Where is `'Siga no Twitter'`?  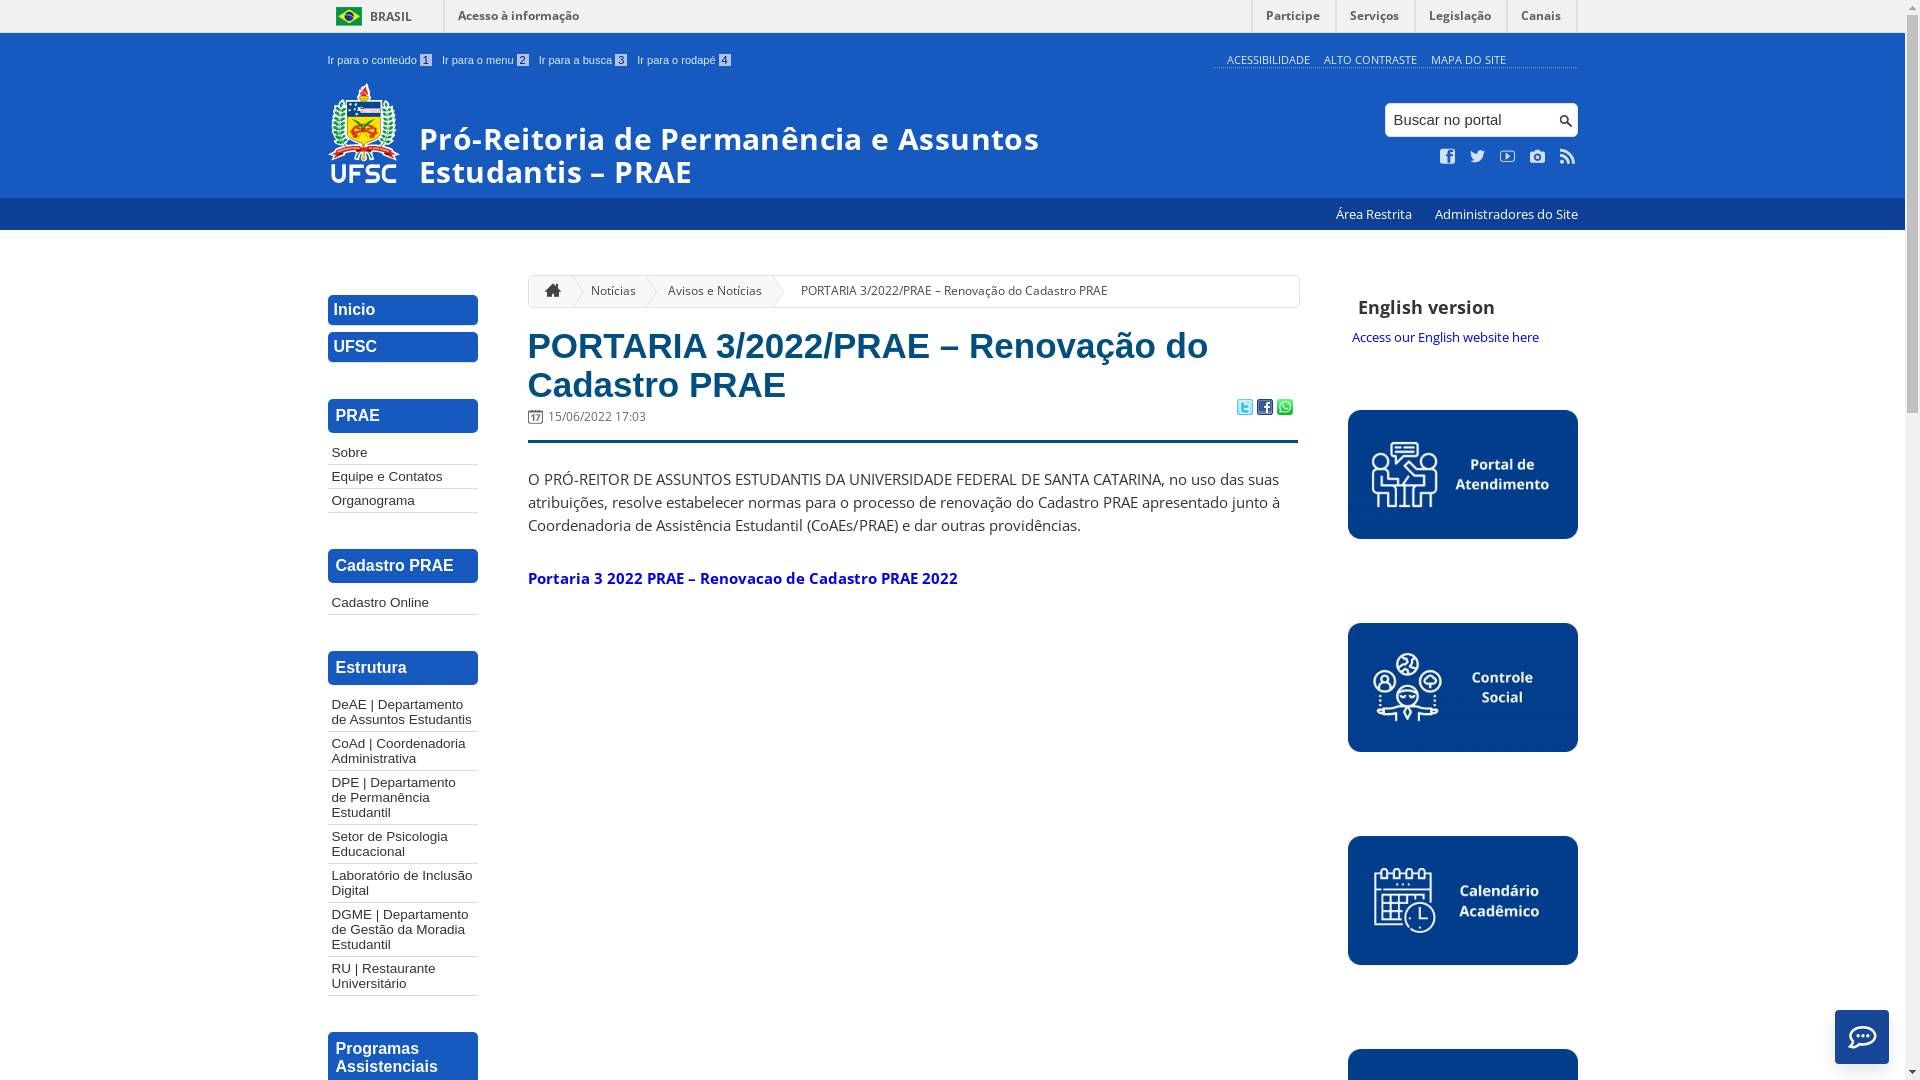
'Siga no Twitter' is located at coordinates (1478, 156).